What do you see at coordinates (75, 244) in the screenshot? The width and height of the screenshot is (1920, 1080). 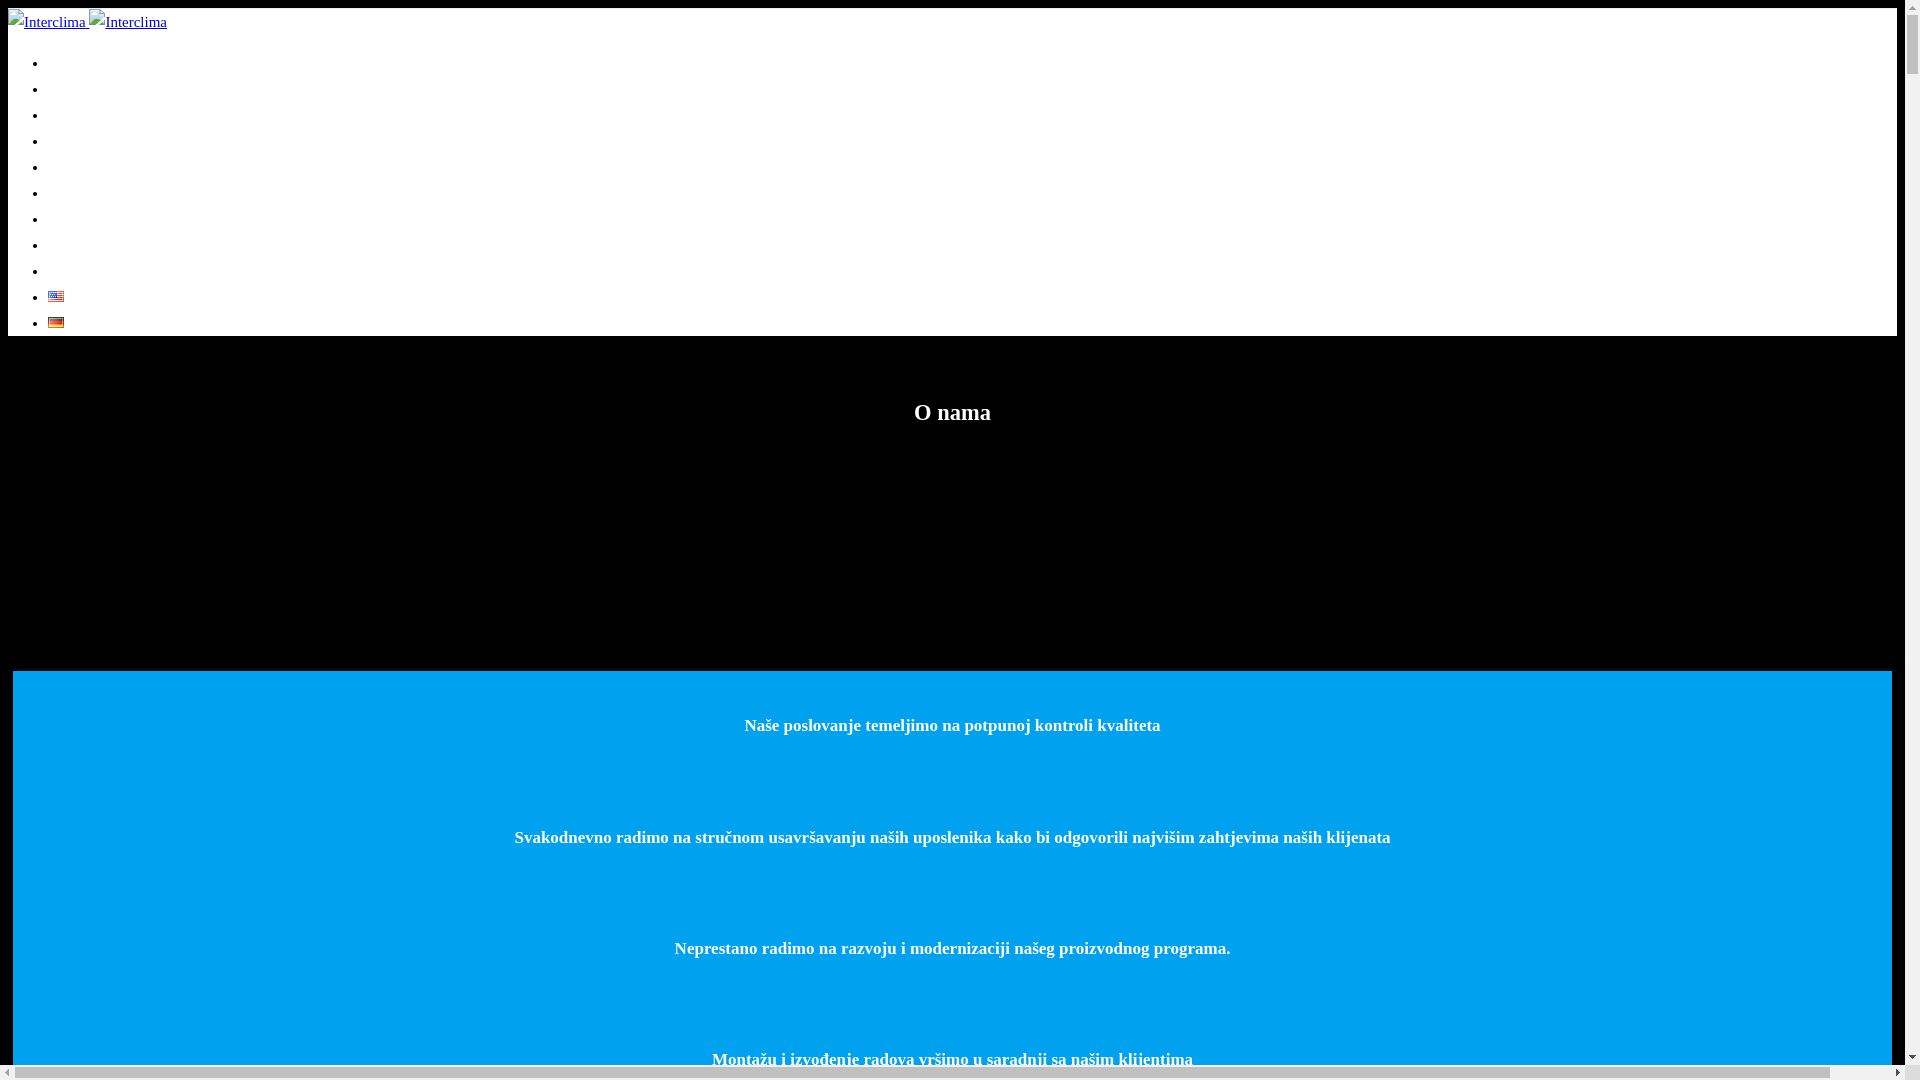 I see `'Katalozi'` at bounding box center [75, 244].